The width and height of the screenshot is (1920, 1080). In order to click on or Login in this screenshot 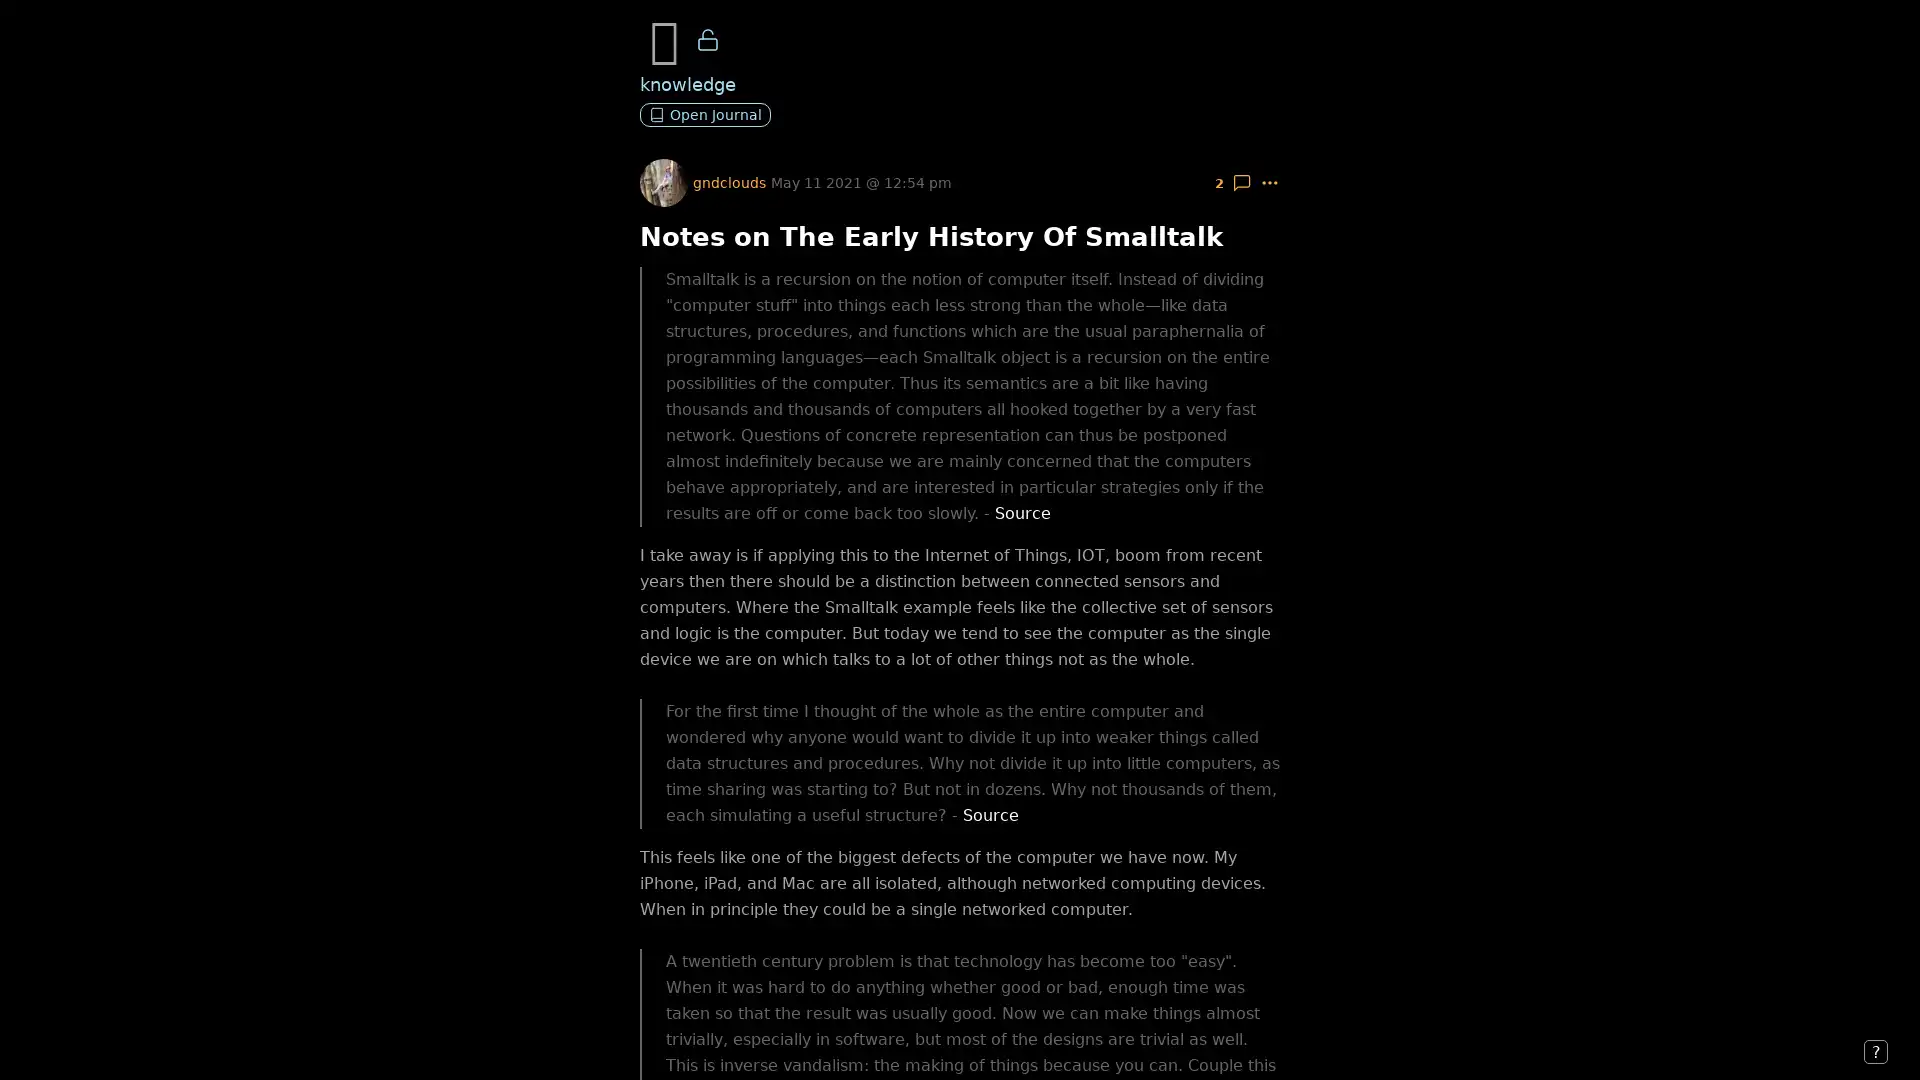, I will do `click(300, 1040)`.